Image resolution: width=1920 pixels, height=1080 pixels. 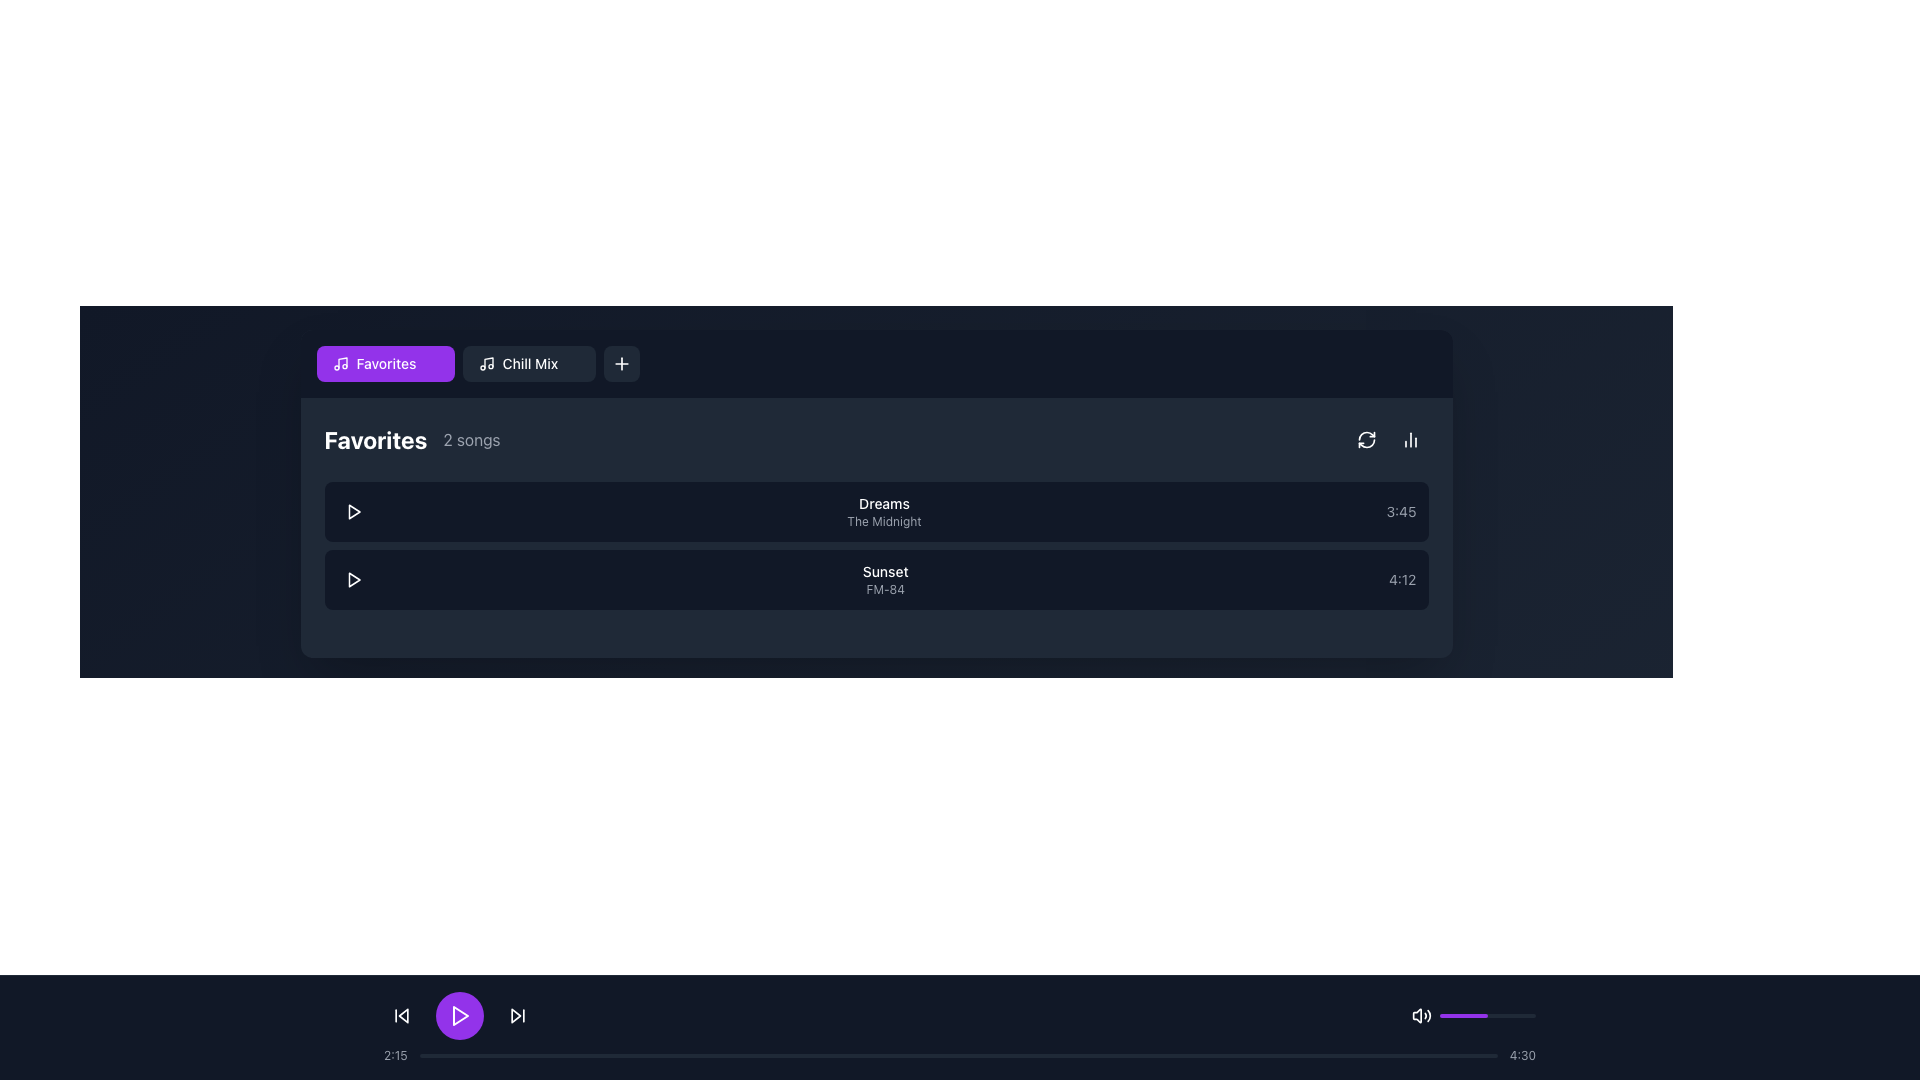 What do you see at coordinates (626, 1055) in the screenshot?
I see `the playback position` at bounding box center [626, 1055].